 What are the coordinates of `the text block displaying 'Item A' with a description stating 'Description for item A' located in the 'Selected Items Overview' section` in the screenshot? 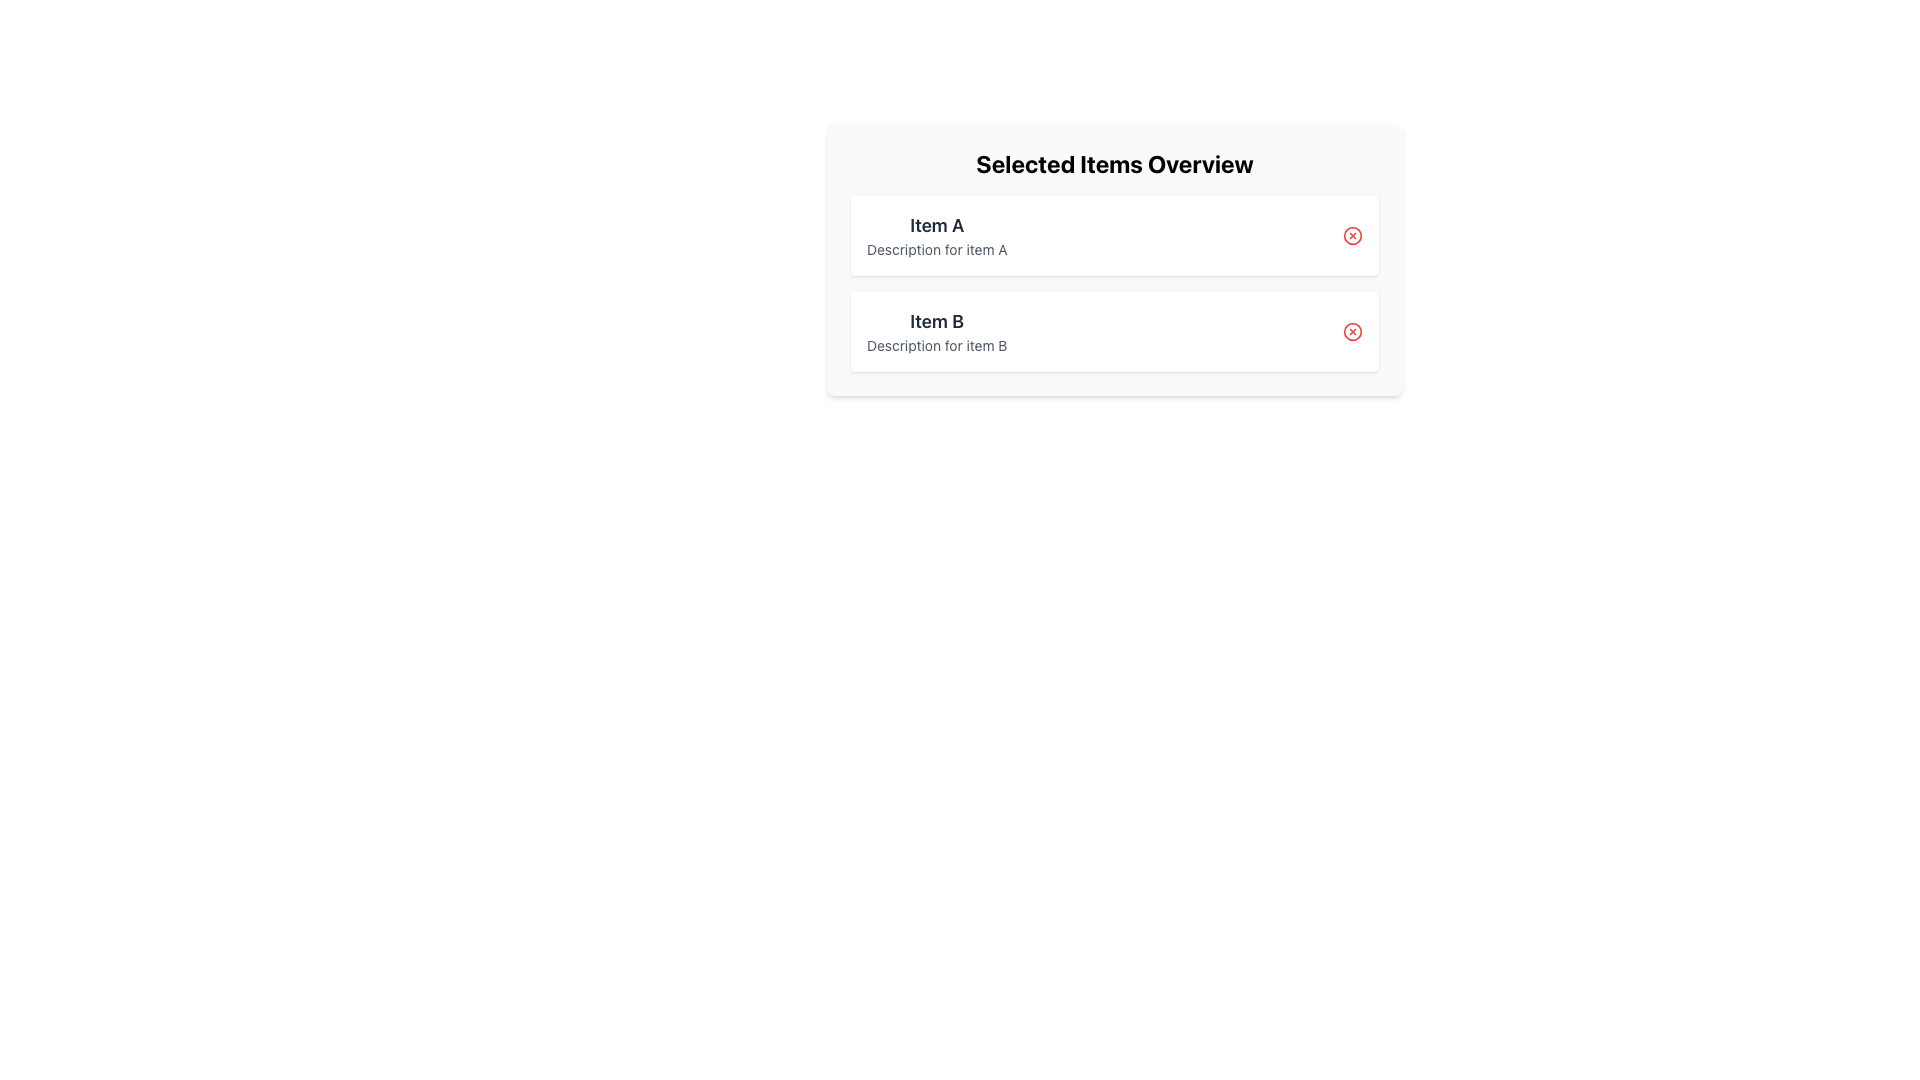 It's located at (936, 234).